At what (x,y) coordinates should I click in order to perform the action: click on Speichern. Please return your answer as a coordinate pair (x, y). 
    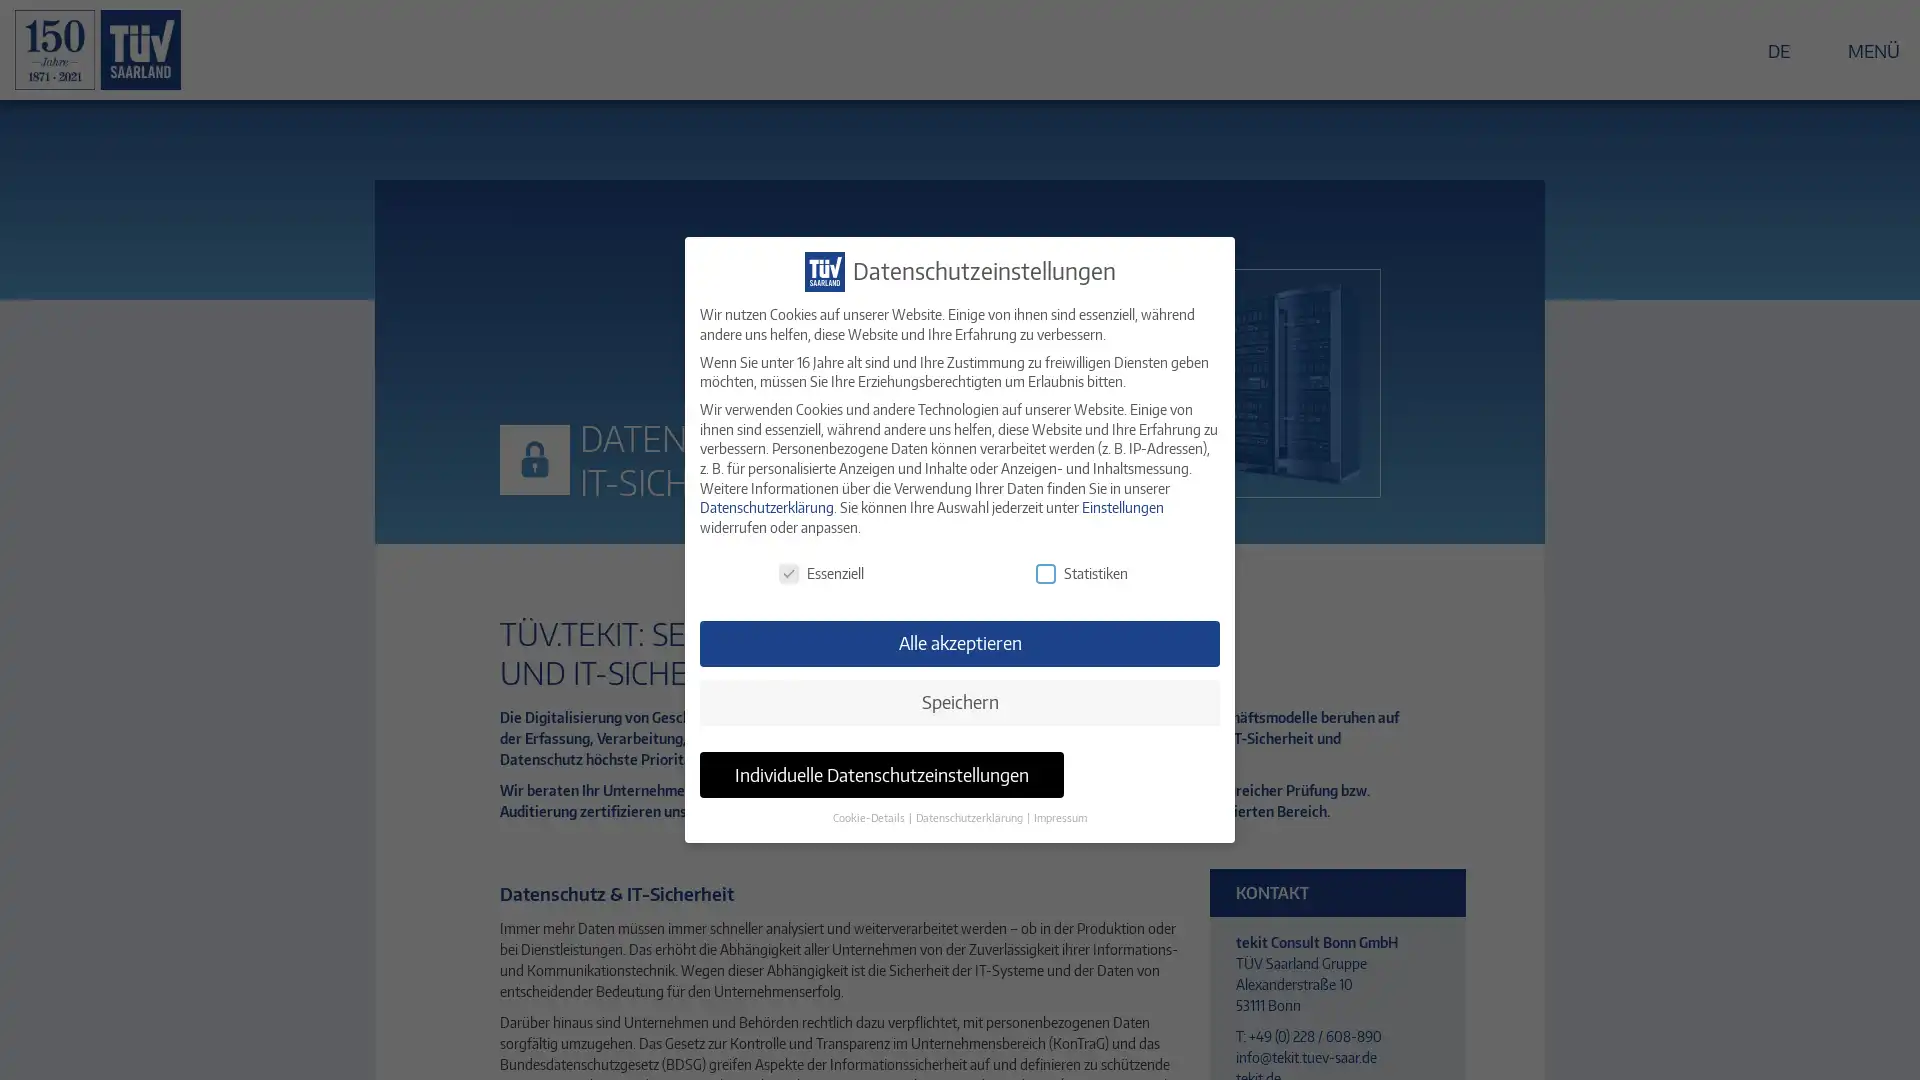
    Looking at the image, I should click on (960, 701).